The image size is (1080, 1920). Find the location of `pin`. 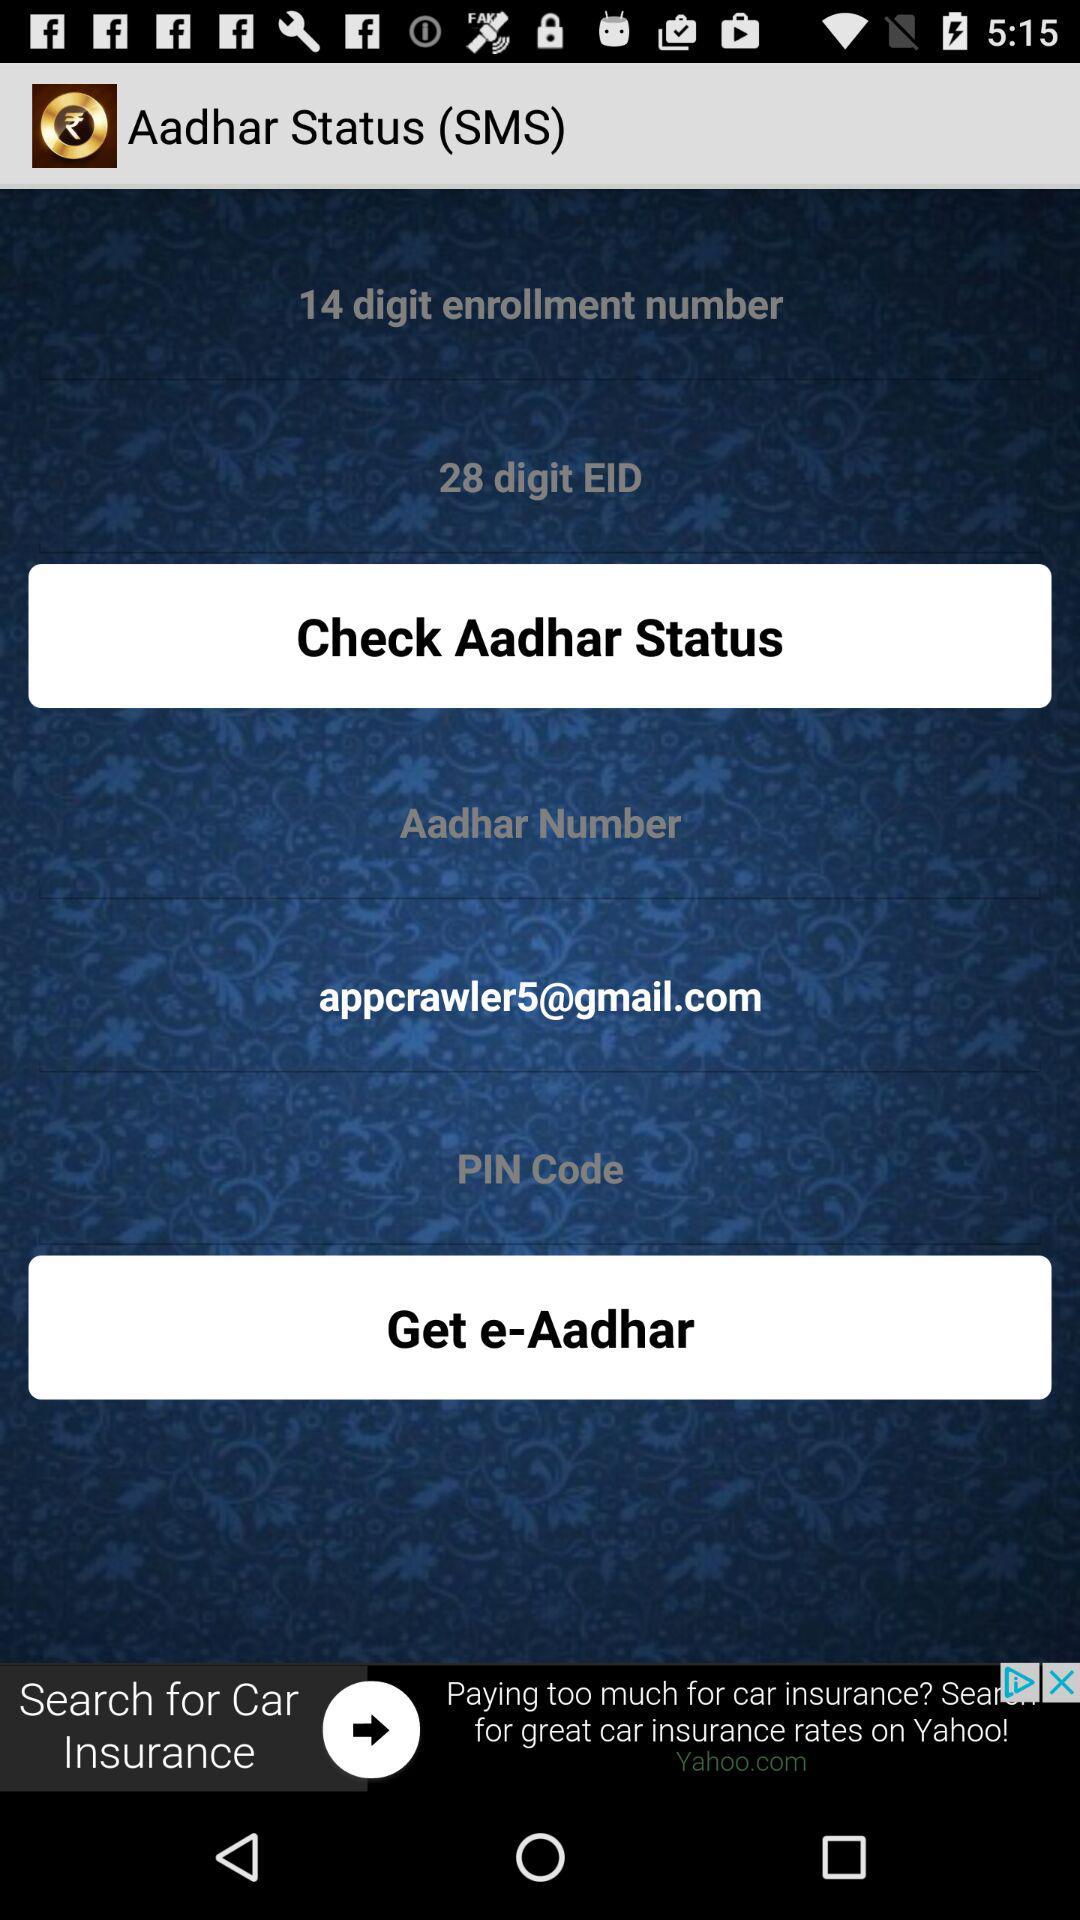

pin is located at coordinates (540, 1169).